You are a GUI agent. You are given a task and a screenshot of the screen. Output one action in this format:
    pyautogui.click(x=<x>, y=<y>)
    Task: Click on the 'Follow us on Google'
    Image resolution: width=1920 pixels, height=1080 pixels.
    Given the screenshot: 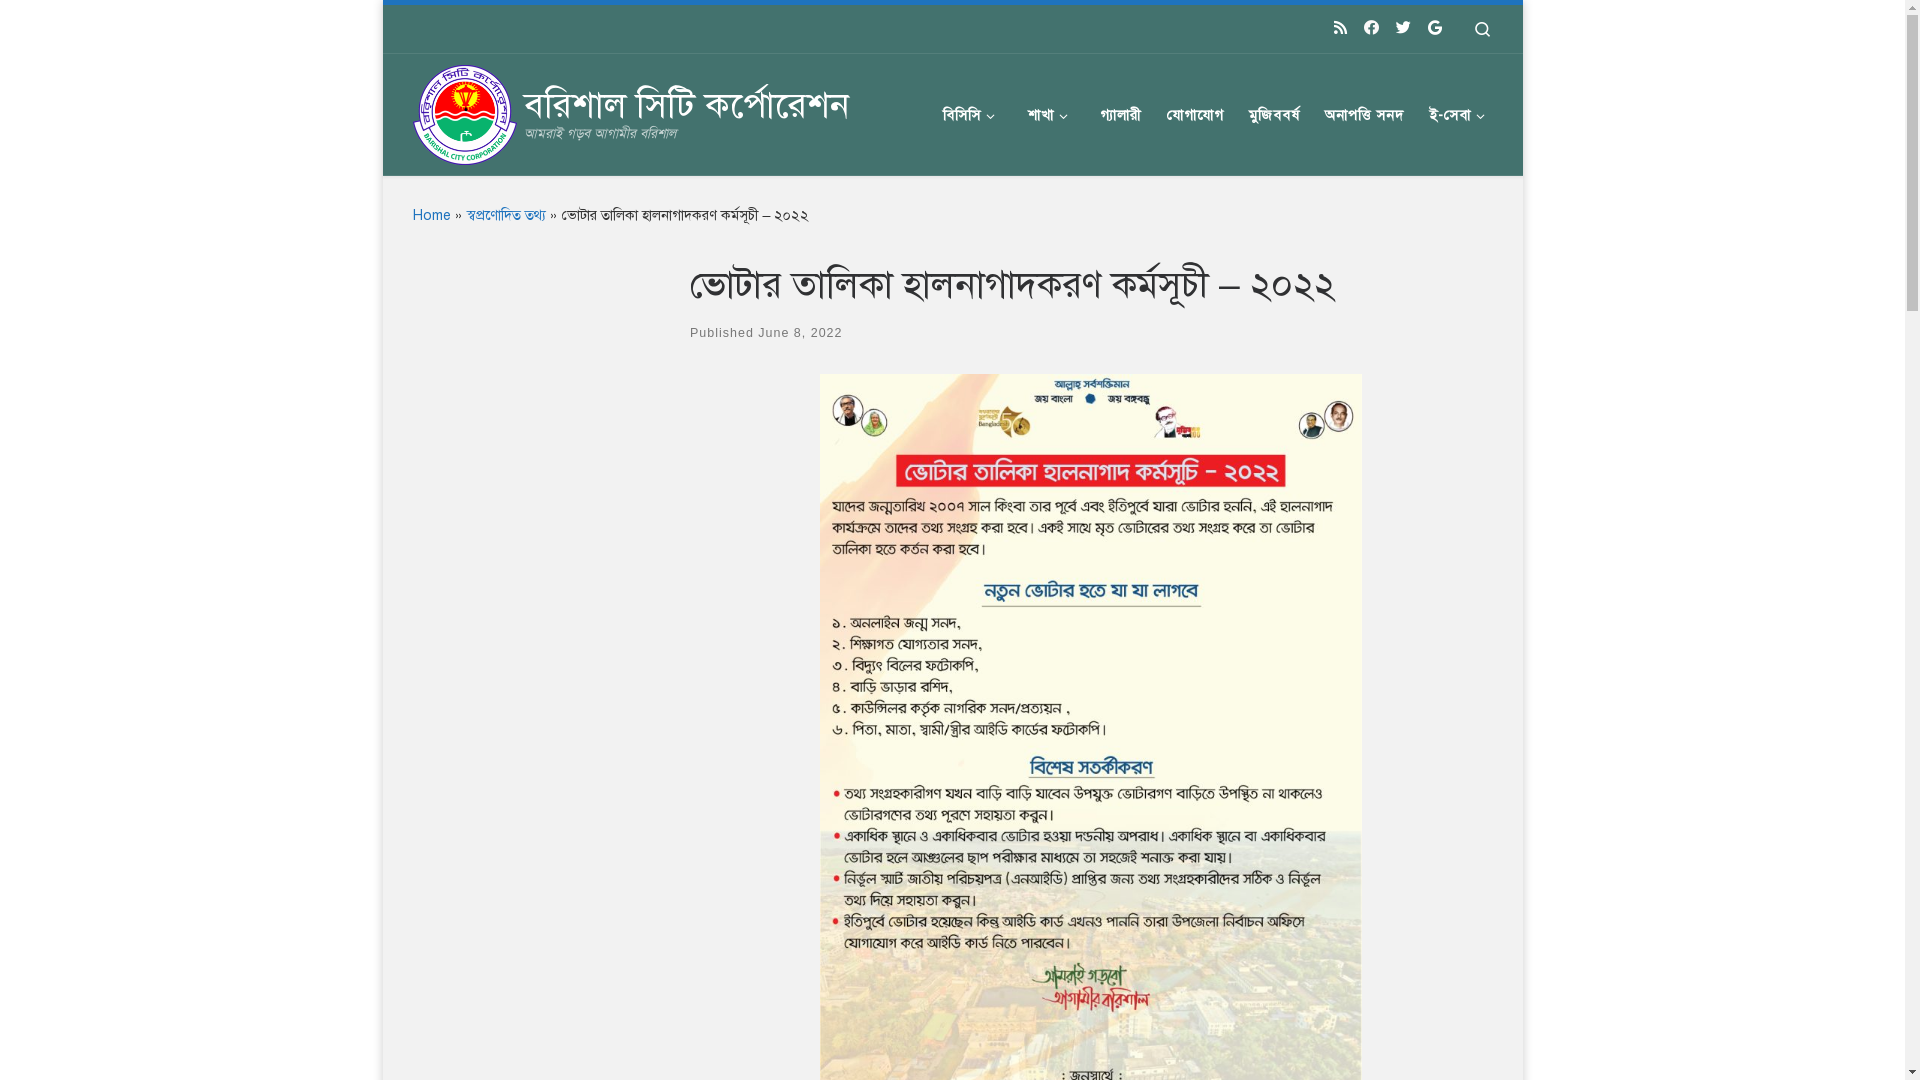 What is the action you would take?
    pyautogui.click(x=1427, y=28)
    